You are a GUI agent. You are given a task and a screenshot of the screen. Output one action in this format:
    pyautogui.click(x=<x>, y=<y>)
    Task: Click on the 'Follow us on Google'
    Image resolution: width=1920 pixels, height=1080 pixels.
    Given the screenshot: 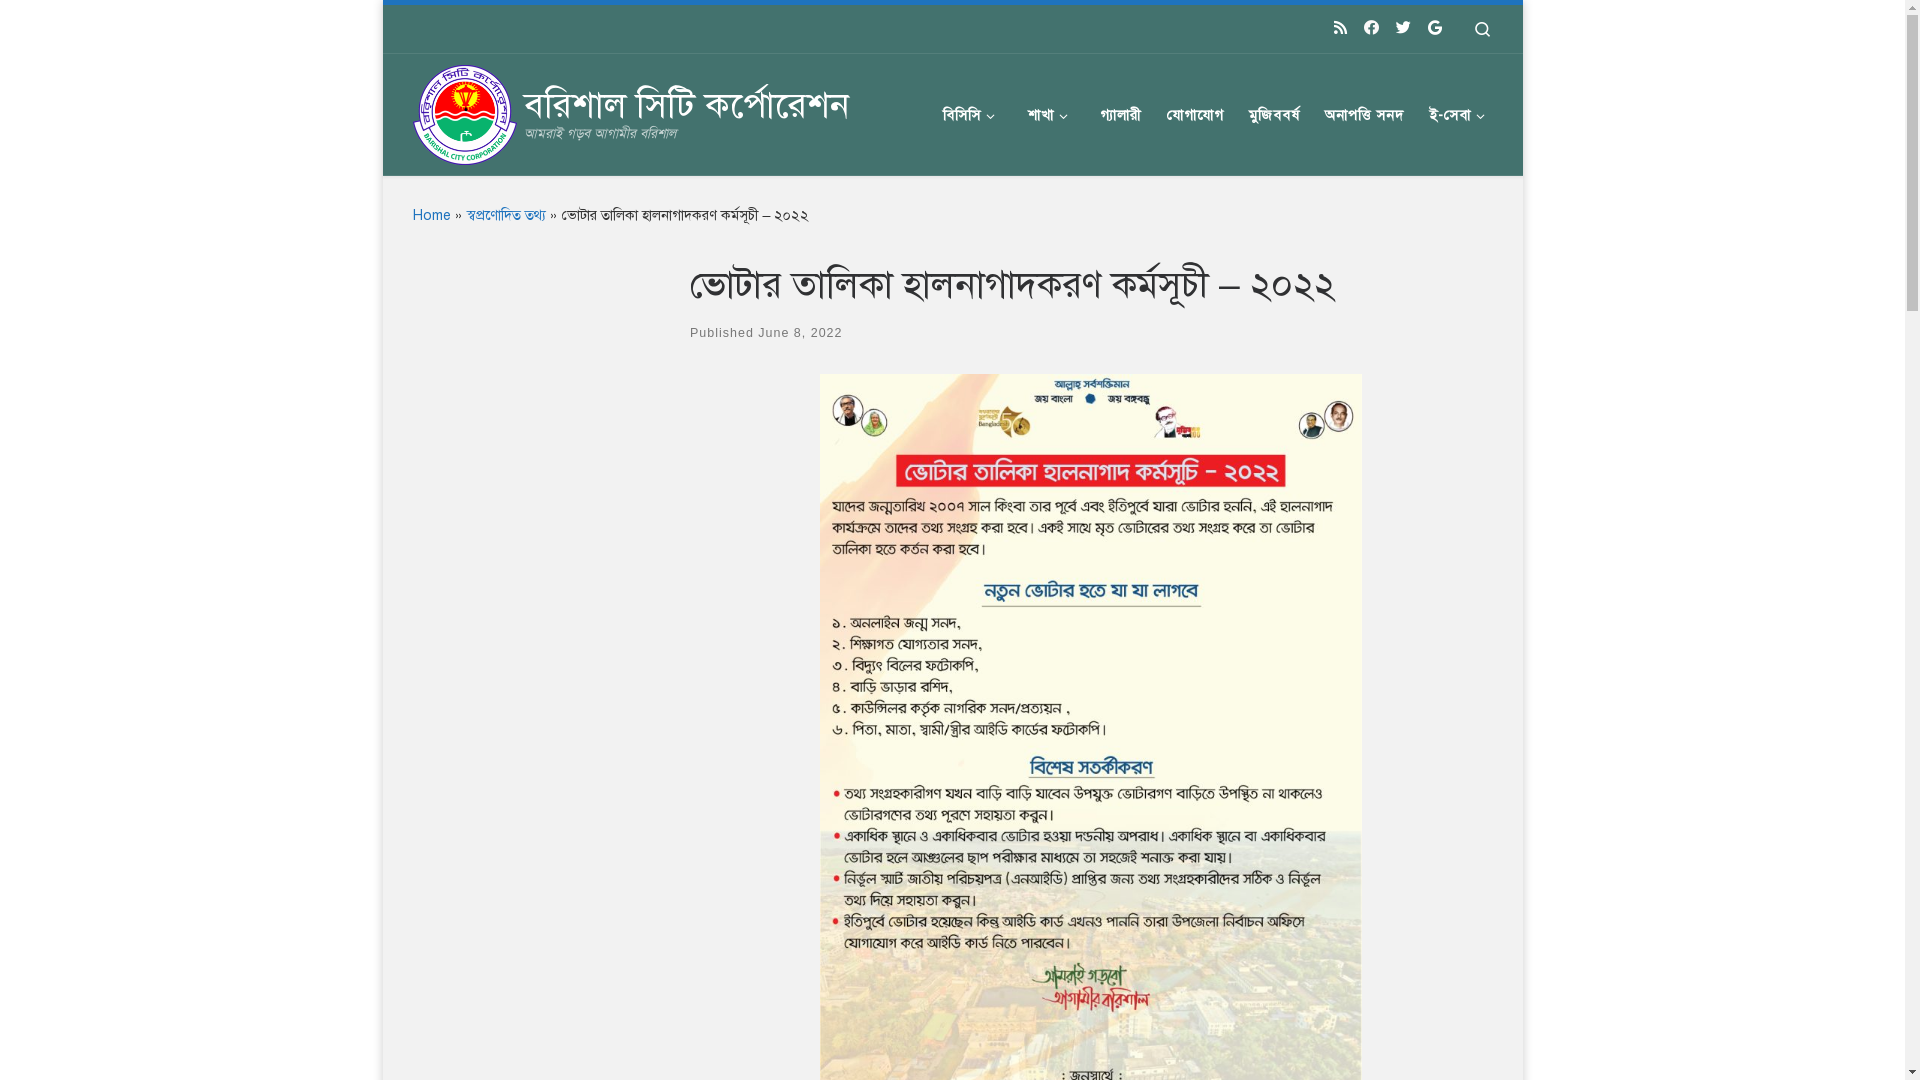 What is the action you would take?
    pyautogui.click(x=1427, y=28)
    